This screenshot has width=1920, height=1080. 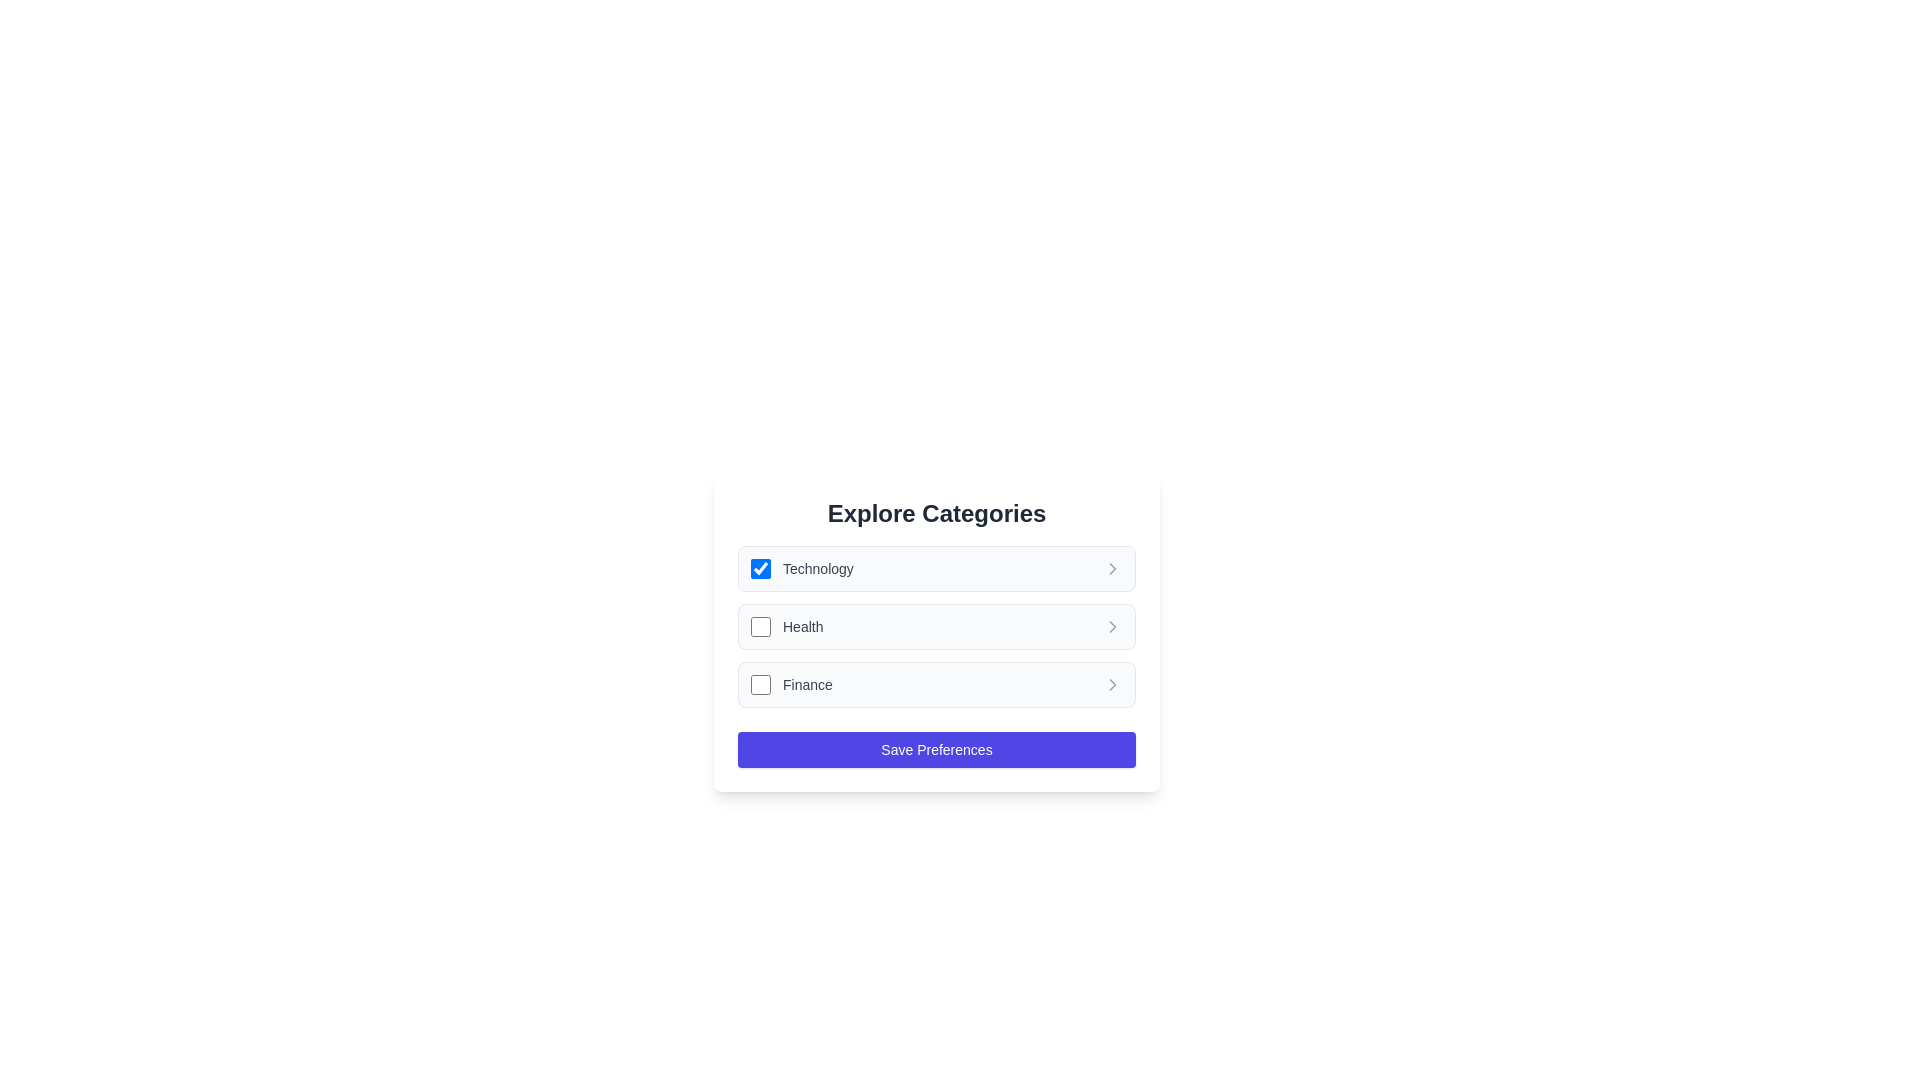 I want to click on the checkbox for the 'Health' category to toggle its state, so click(x=760, y=626).